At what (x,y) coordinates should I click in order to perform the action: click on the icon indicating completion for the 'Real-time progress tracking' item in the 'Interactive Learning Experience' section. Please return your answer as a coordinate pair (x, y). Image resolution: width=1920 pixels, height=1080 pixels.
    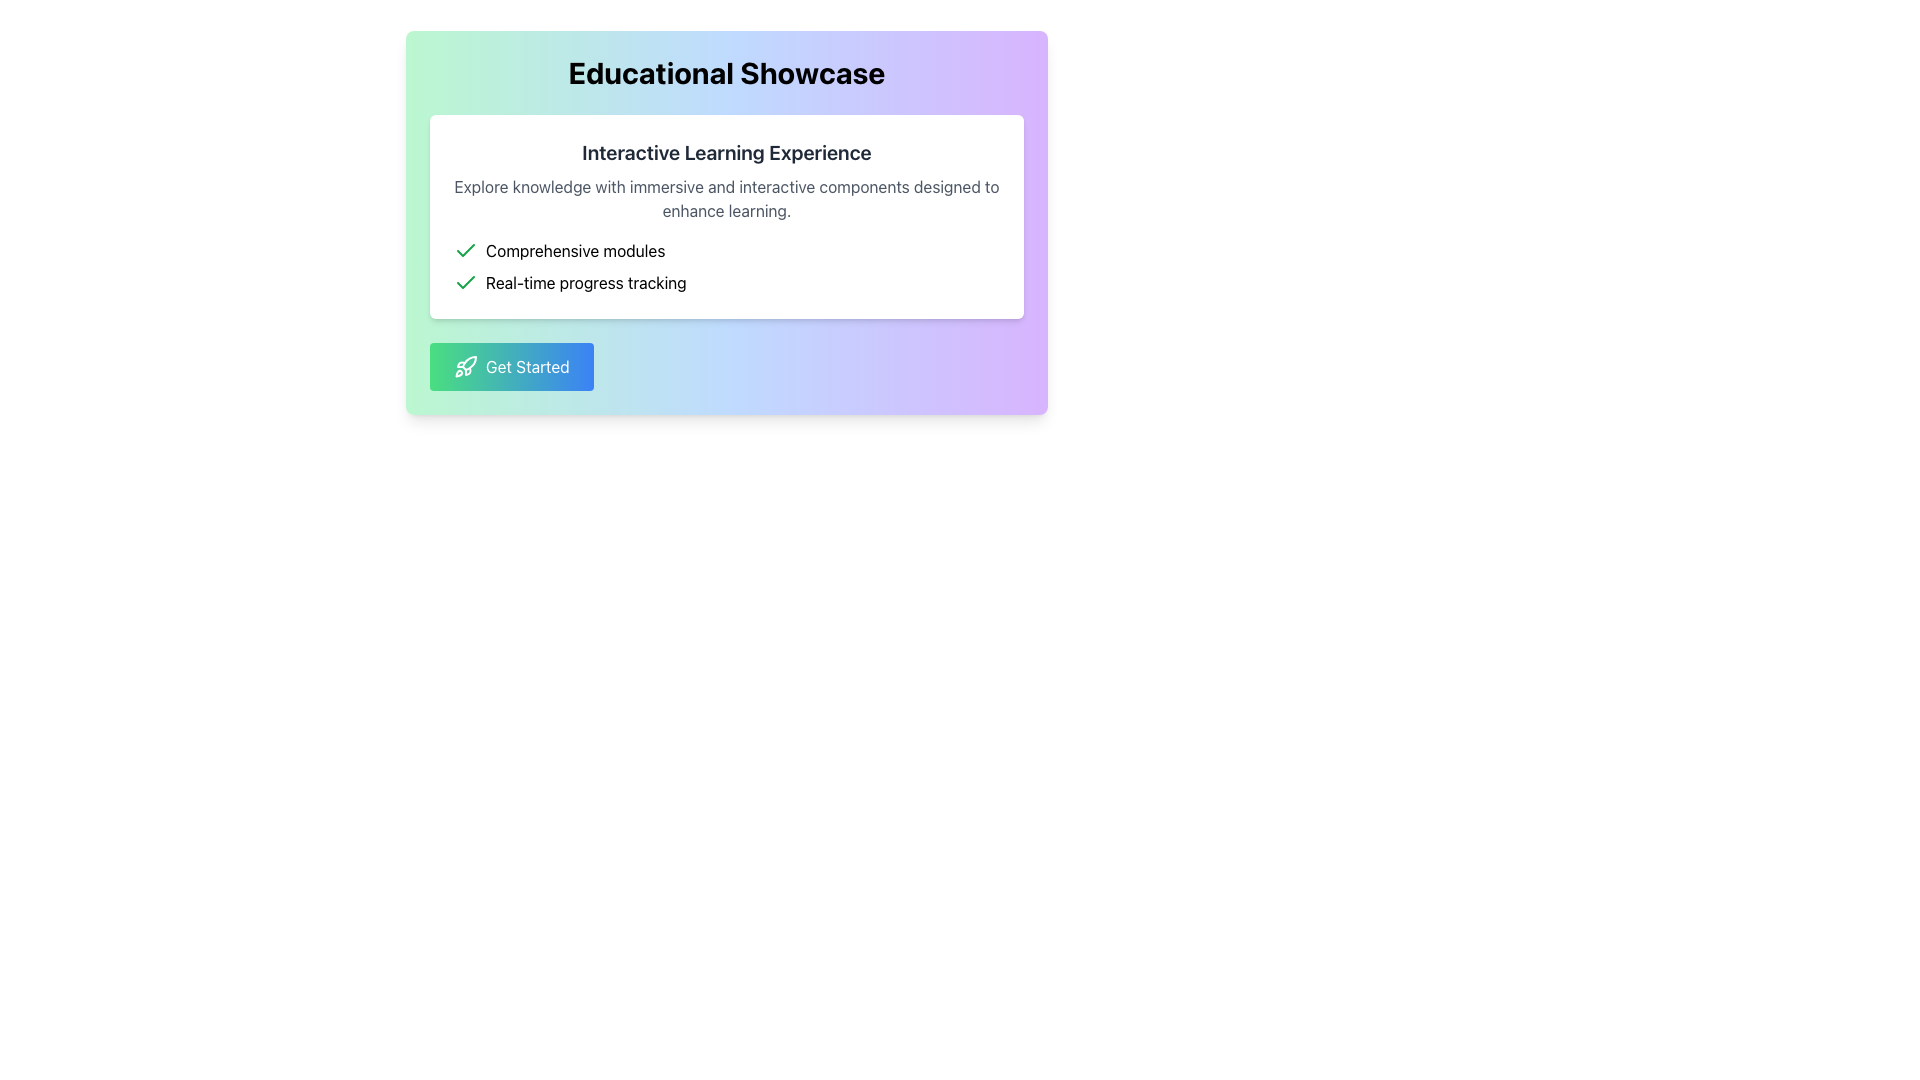
    Looking at the image, I should click on (464, 282).